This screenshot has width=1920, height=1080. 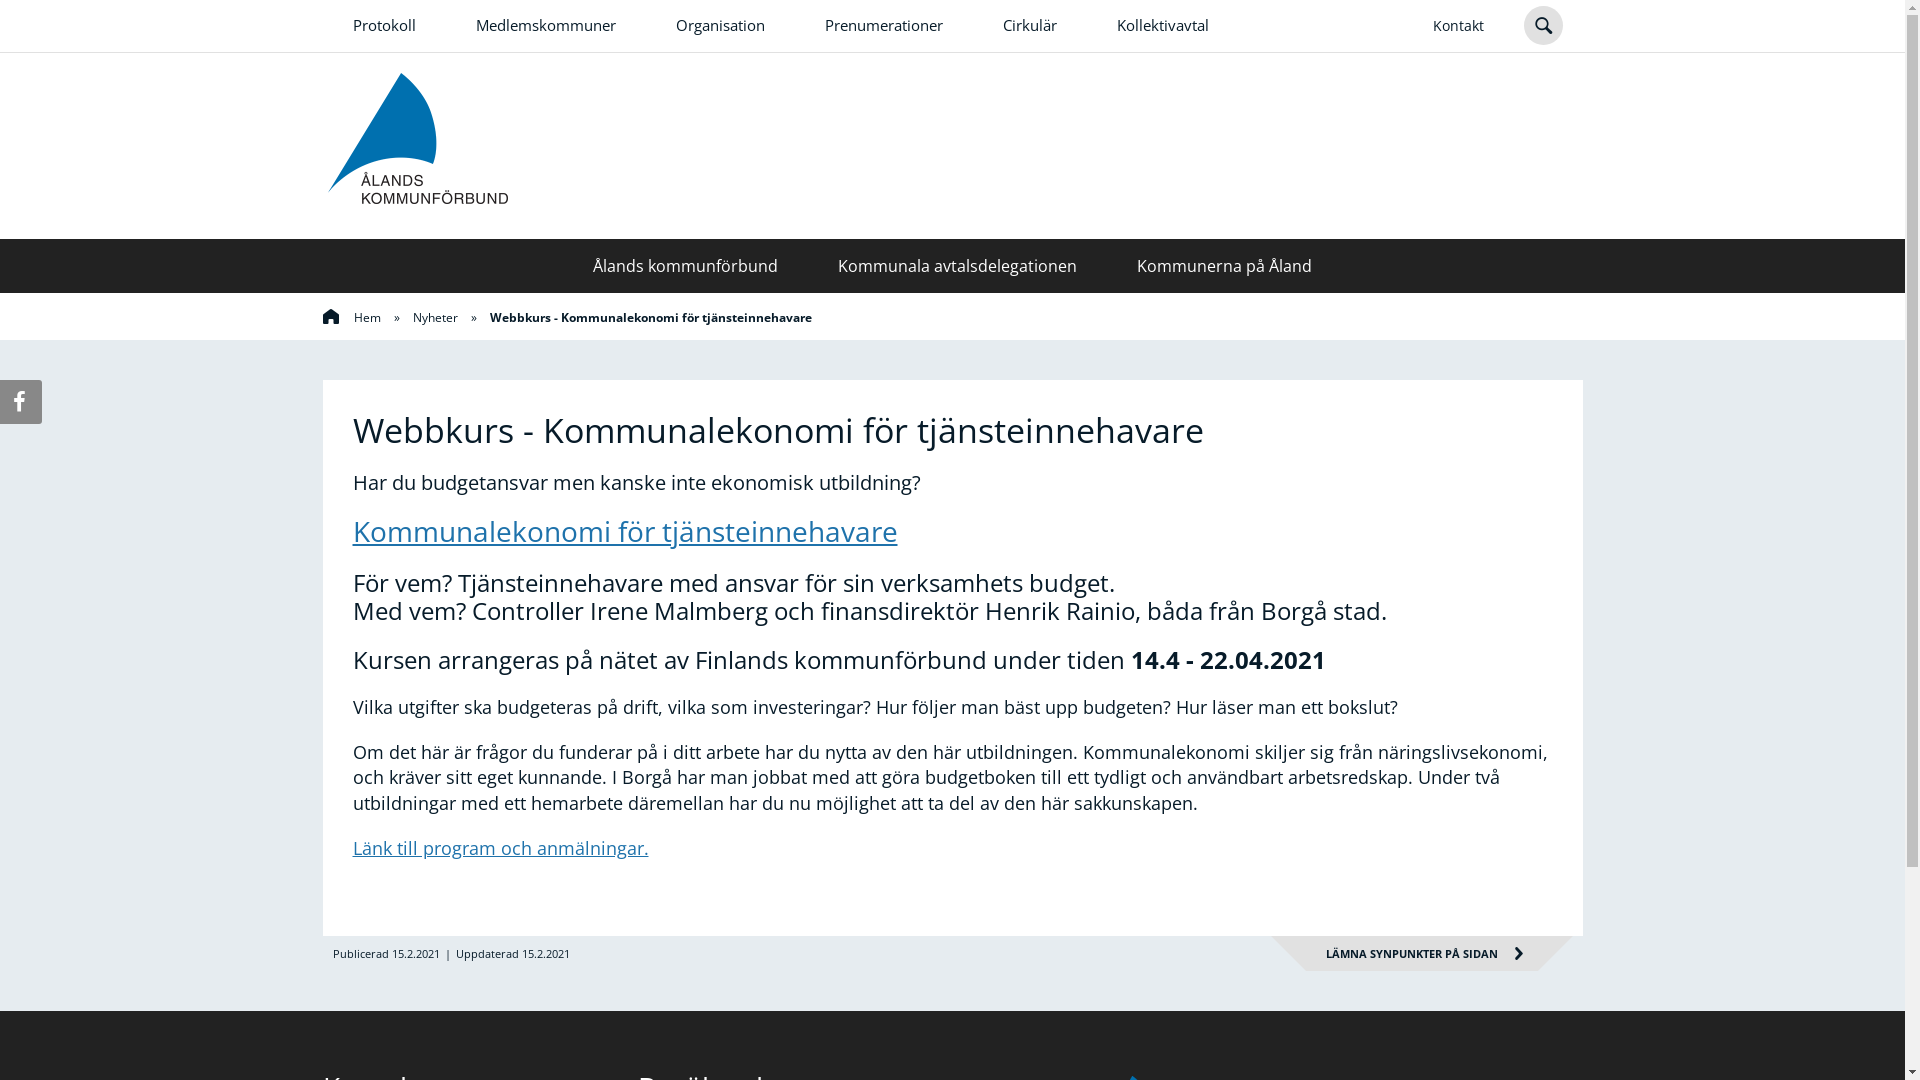 What do you see at coordinates (383, 26) in the screenshot?
I see `'Protokoll'` at bounding box center [383, 26].